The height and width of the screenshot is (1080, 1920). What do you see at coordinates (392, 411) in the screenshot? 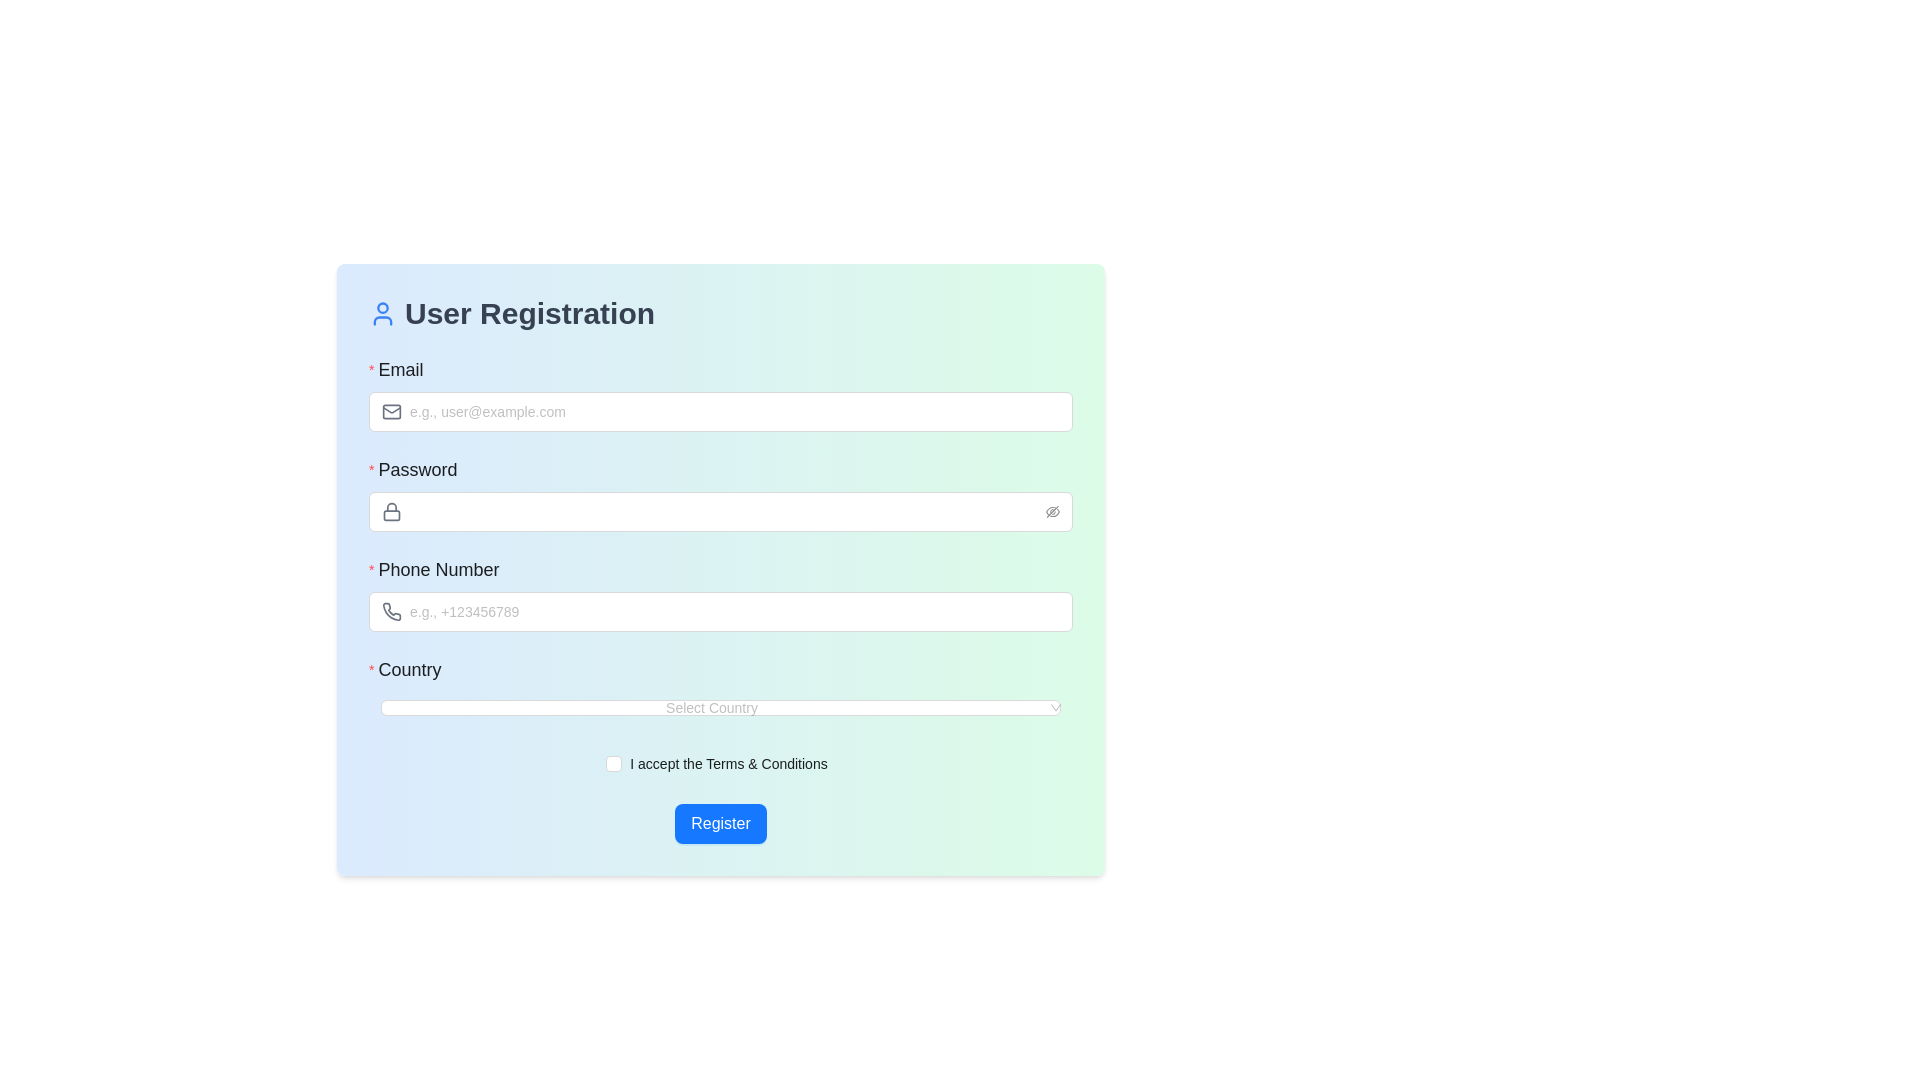
I see `the Envelope/Mail icon located inside the 'Email' input field, positioned to the left of the email address input area` at bounding box center [392, 411].